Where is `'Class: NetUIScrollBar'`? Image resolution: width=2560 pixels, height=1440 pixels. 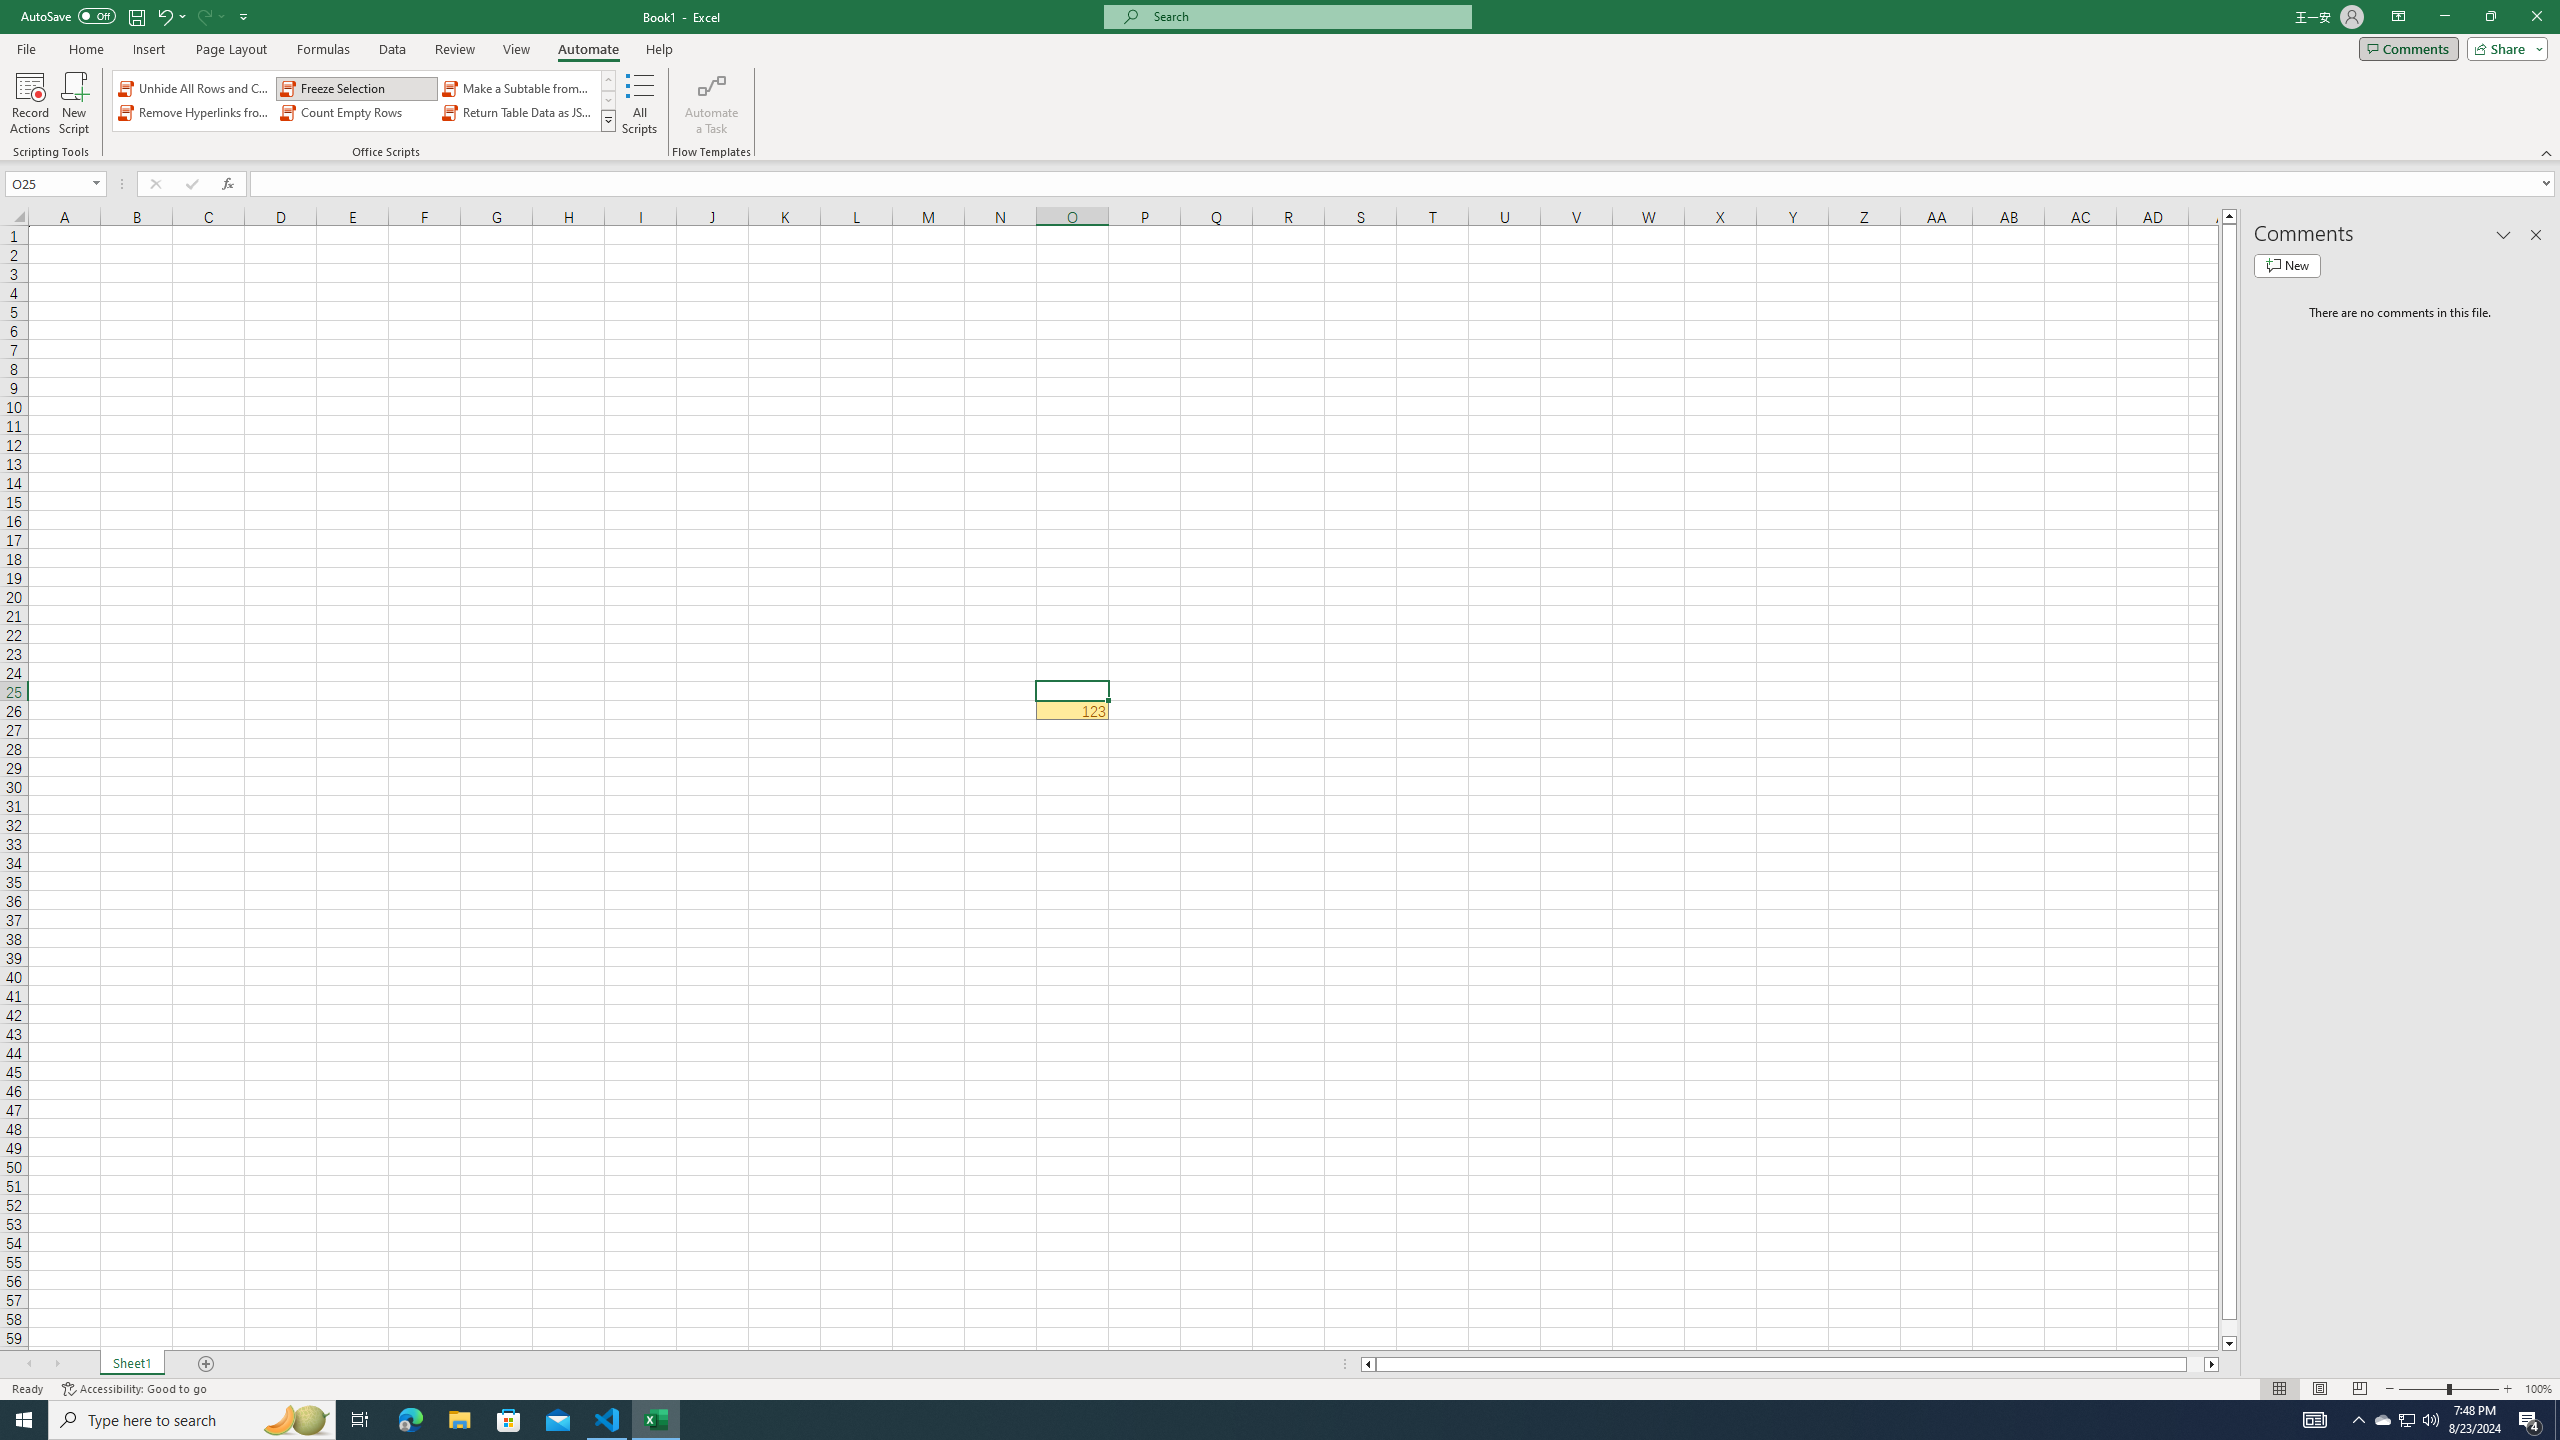 'Class: NetUIScrollBar' is located at coordinates (1789, 1363).